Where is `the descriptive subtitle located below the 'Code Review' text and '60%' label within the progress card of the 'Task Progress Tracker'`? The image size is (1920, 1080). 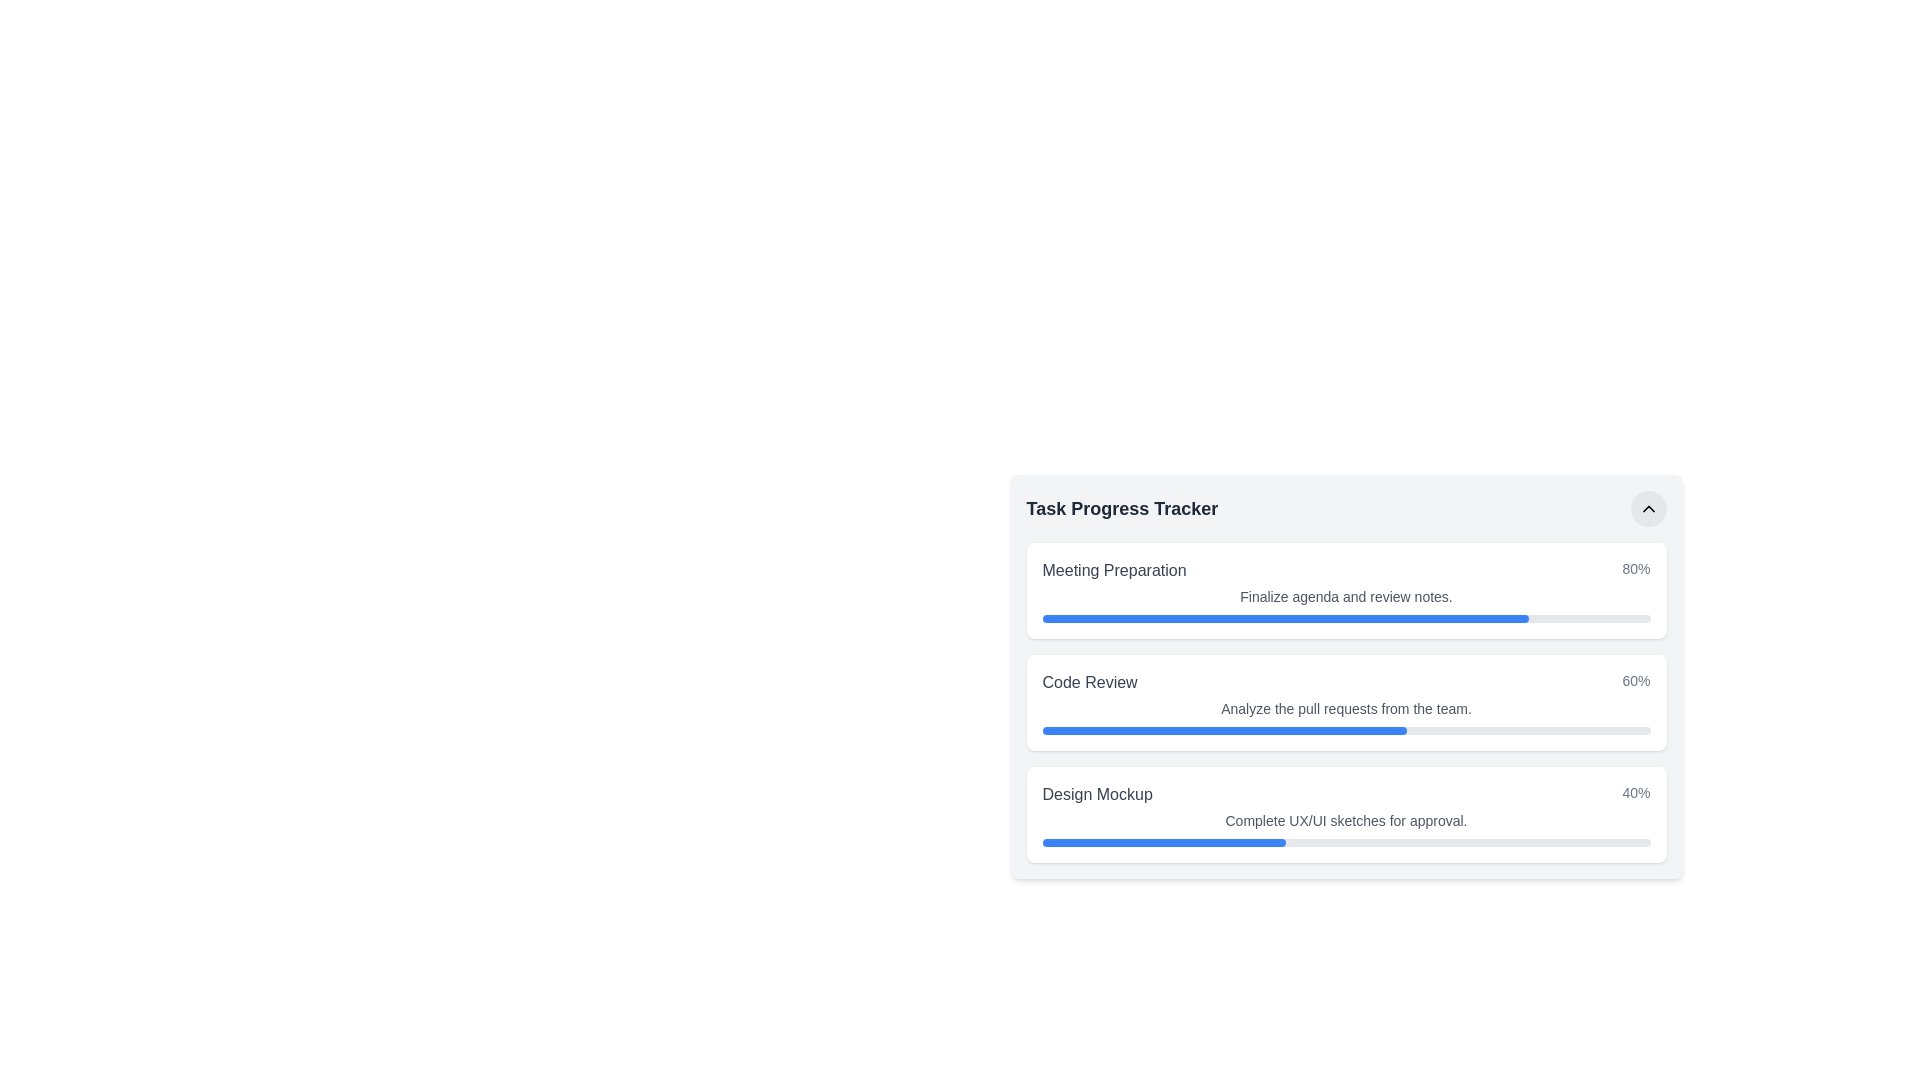 the descriptive subtitle located below the 'Code Review' text and '60%' label within the progress card of the 'Task Progress Tracker' is located at coordinates (1346, 708).